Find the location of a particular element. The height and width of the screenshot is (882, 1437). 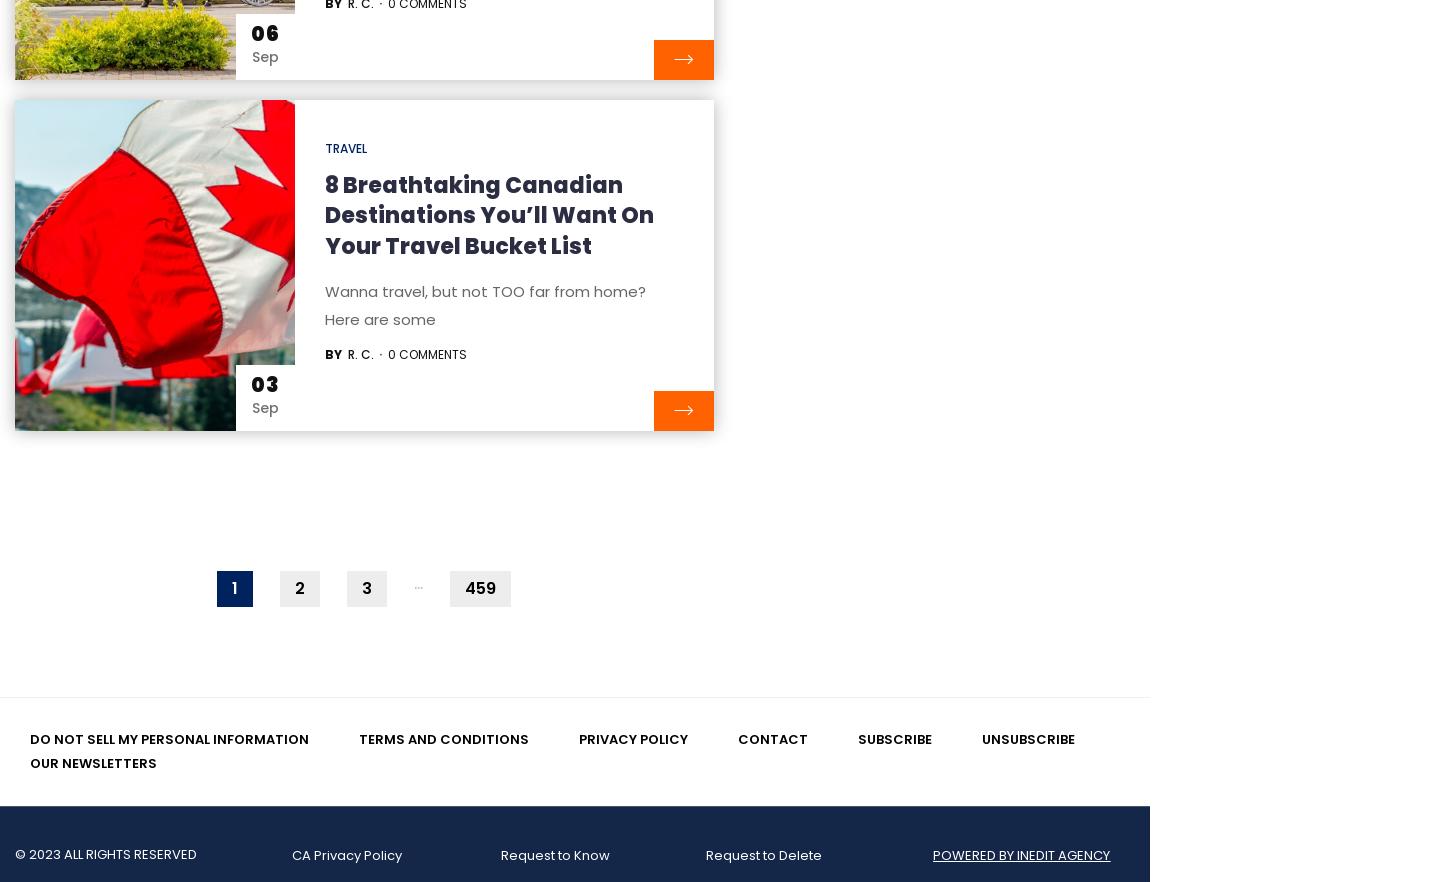

'Terms and Conditions' is located at coordinates (444, 737).